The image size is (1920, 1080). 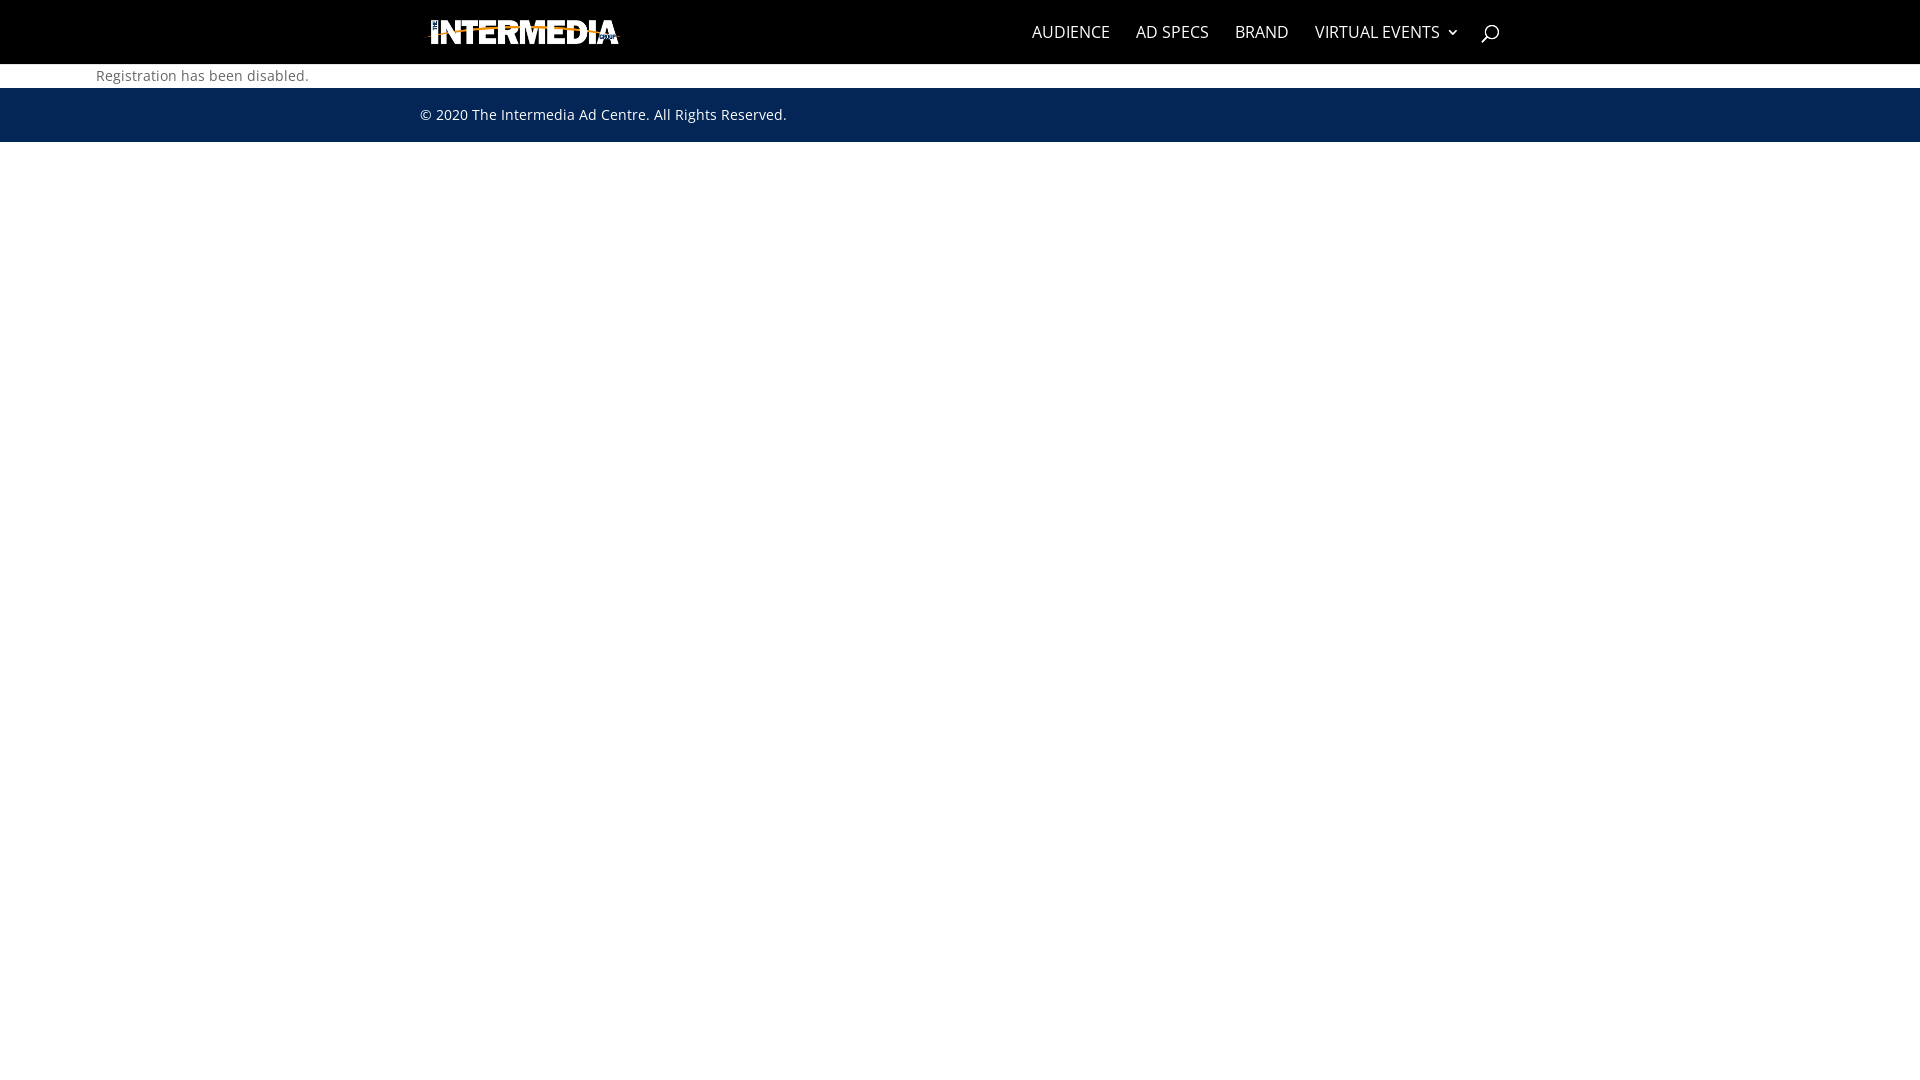 I want to click on 'BRAND', so click(x=1261, y=44).